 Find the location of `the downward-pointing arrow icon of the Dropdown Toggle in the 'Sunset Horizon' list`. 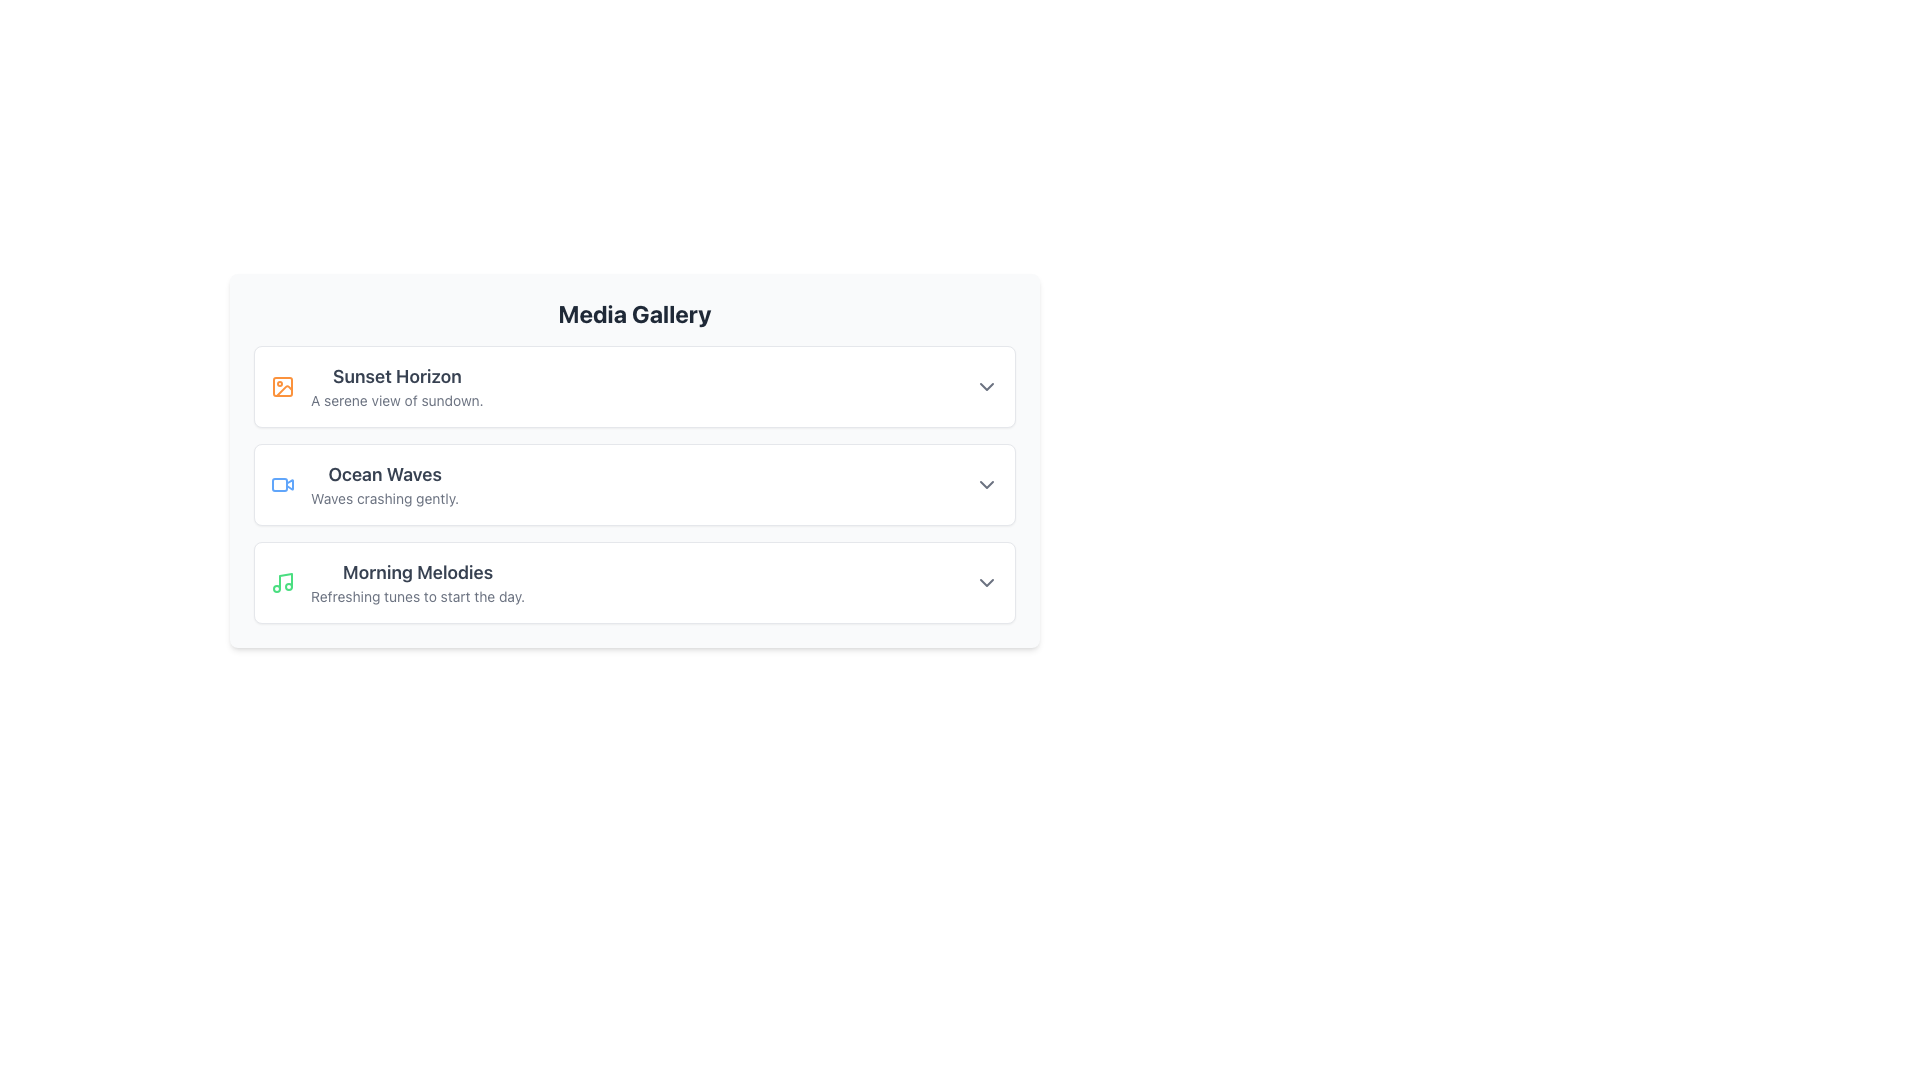

the downward-pointing arrow icon of the Dropdown Toggle in the 'Sunset Horizon' list is located at coordinates (987, 386).